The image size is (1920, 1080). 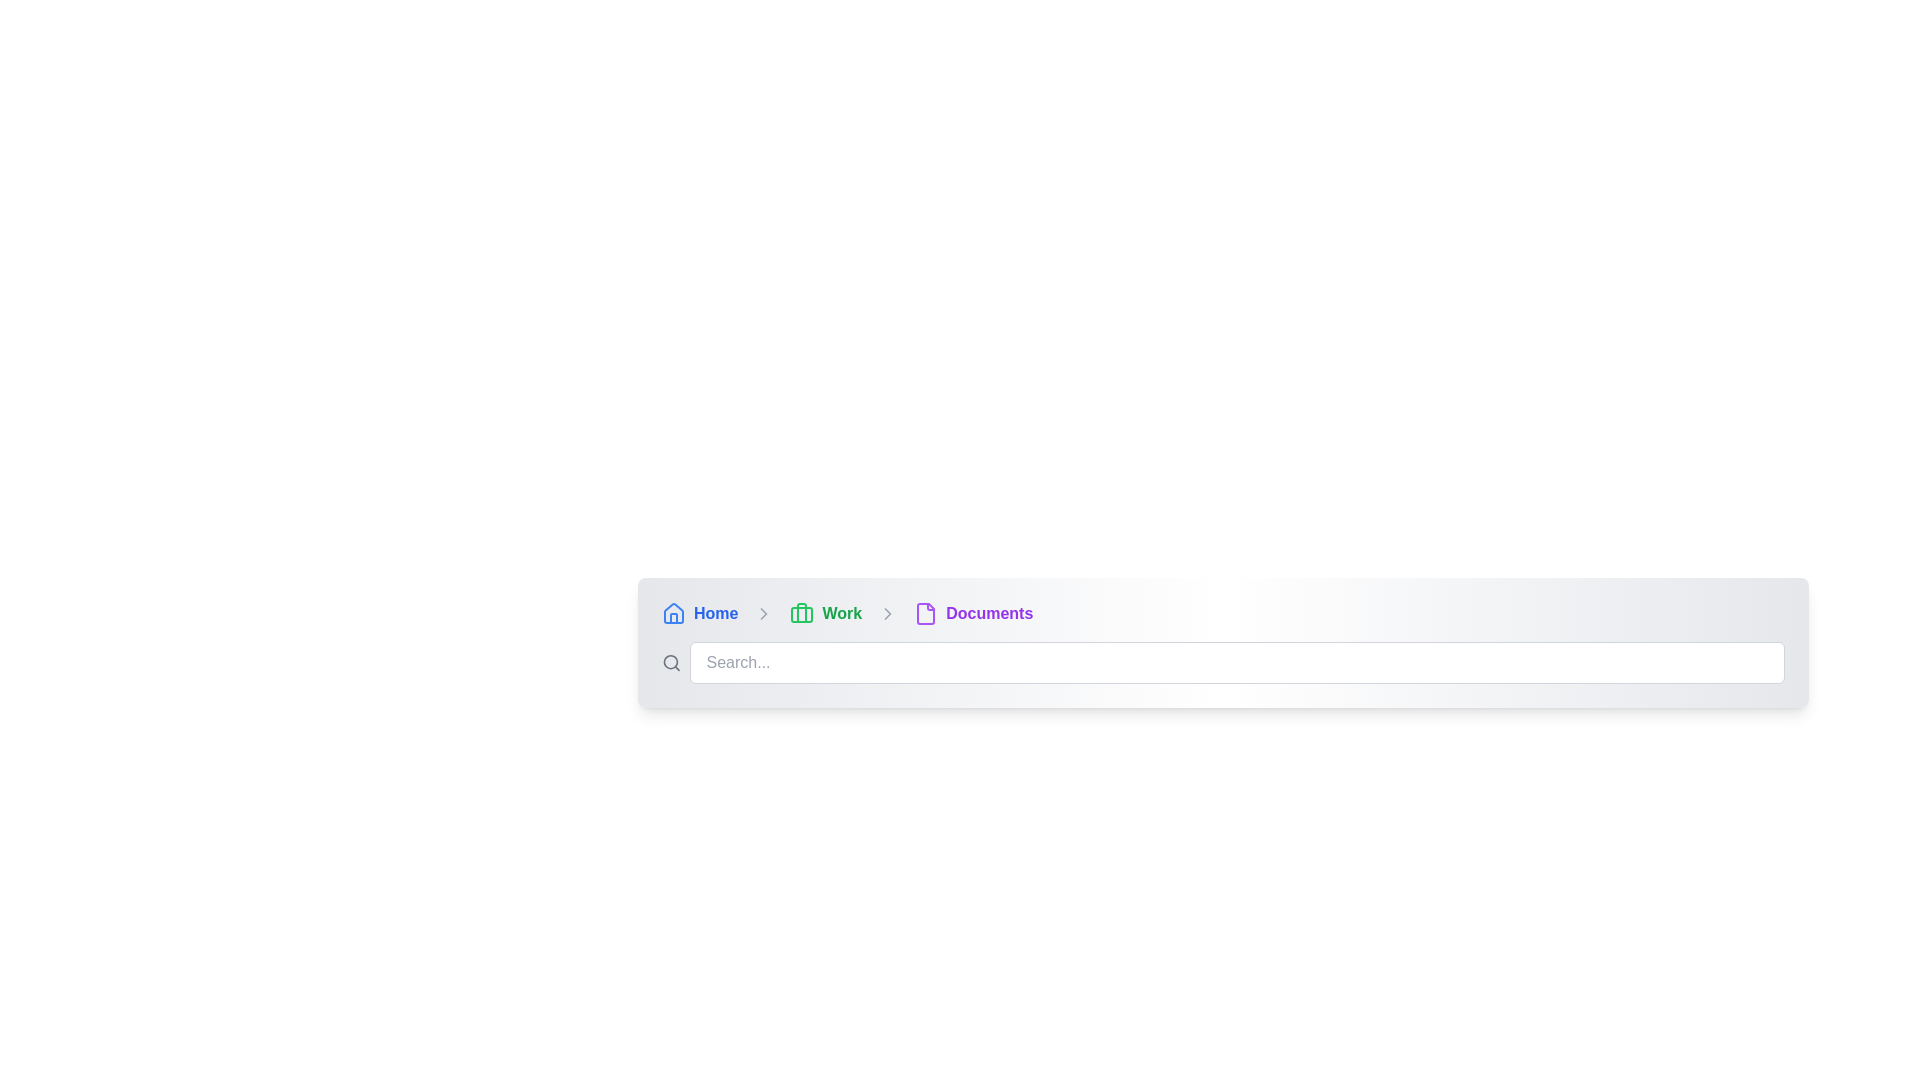 What do you see at coordinates (826, 612) in the screenshot?
I see `the second breadcrumb navigation link that allows users to navigate to the 'Work' section, located between 'Home' and 'Documents'` at bounding box center [826, 612].